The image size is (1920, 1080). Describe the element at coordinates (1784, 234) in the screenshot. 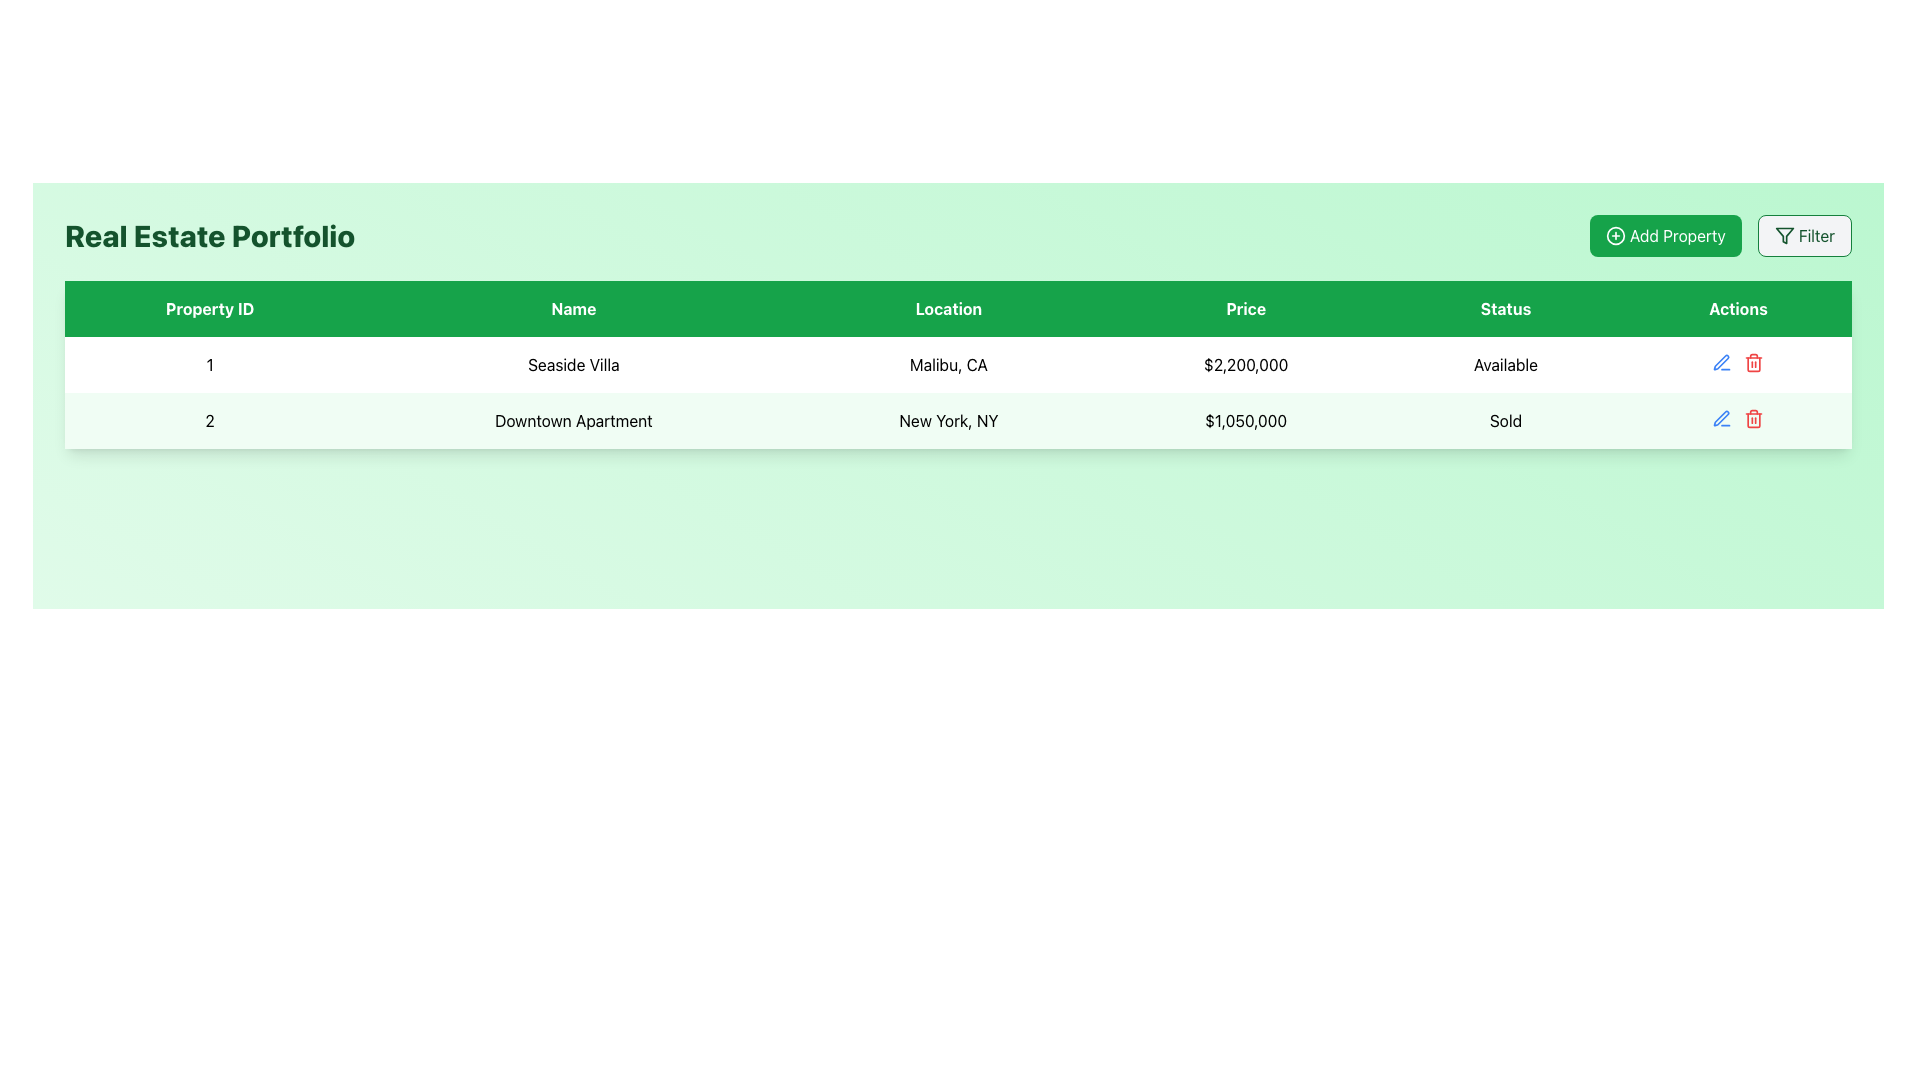

I see `the green triangular-shaped icon within the 'Filter' button located in the top right corner of the interface` at that location.